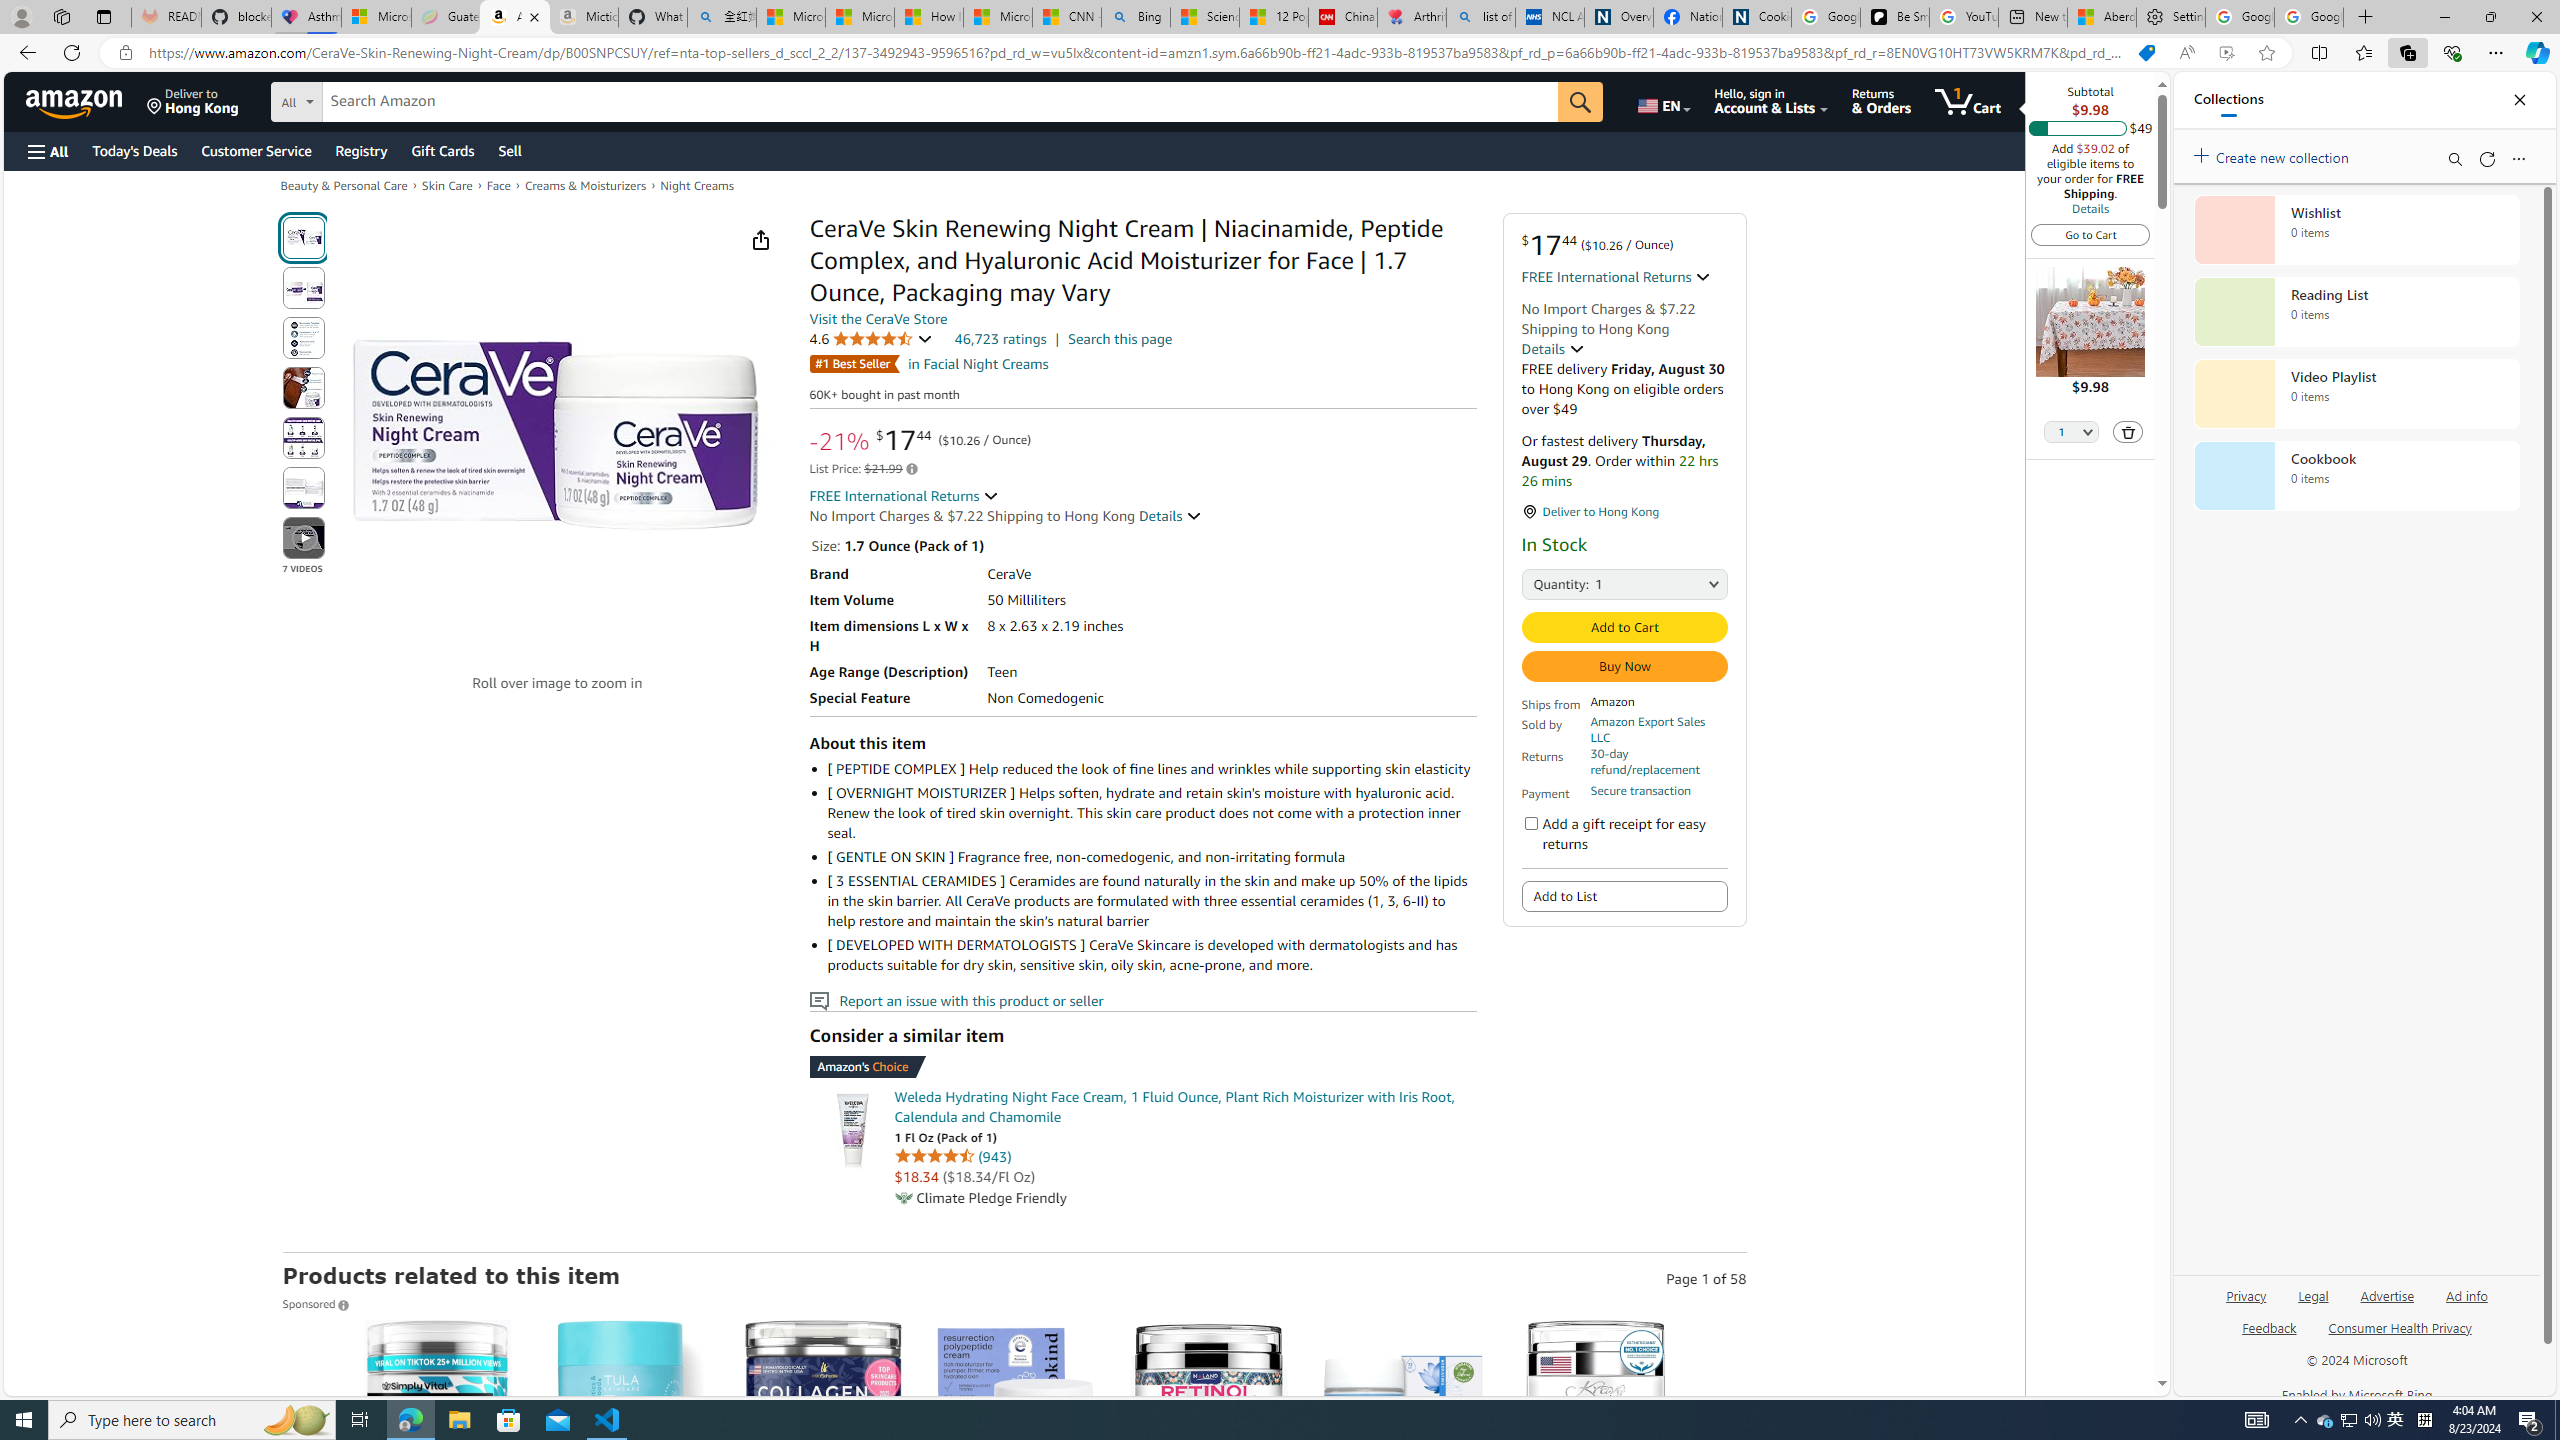  What do you see at coordinates (912, 468) in the screenshot?
I see `'Learn more about Amazon pricing and savings'` at bounding box center [912, 468].